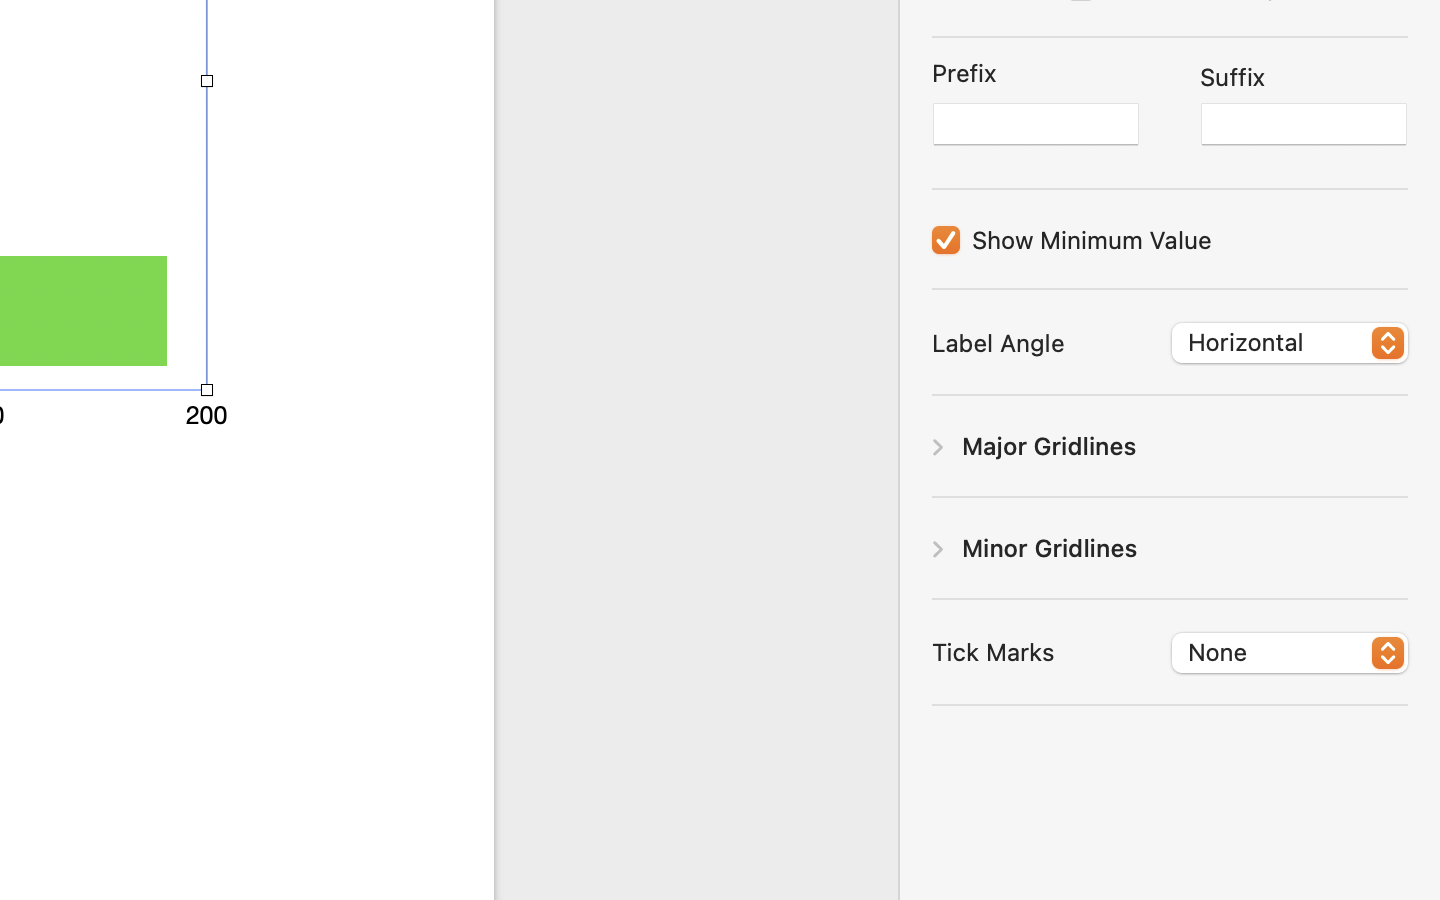 This screenshot has height=900, width=1440. I want to click on 'Major Gridlines', so click(1049, 444).